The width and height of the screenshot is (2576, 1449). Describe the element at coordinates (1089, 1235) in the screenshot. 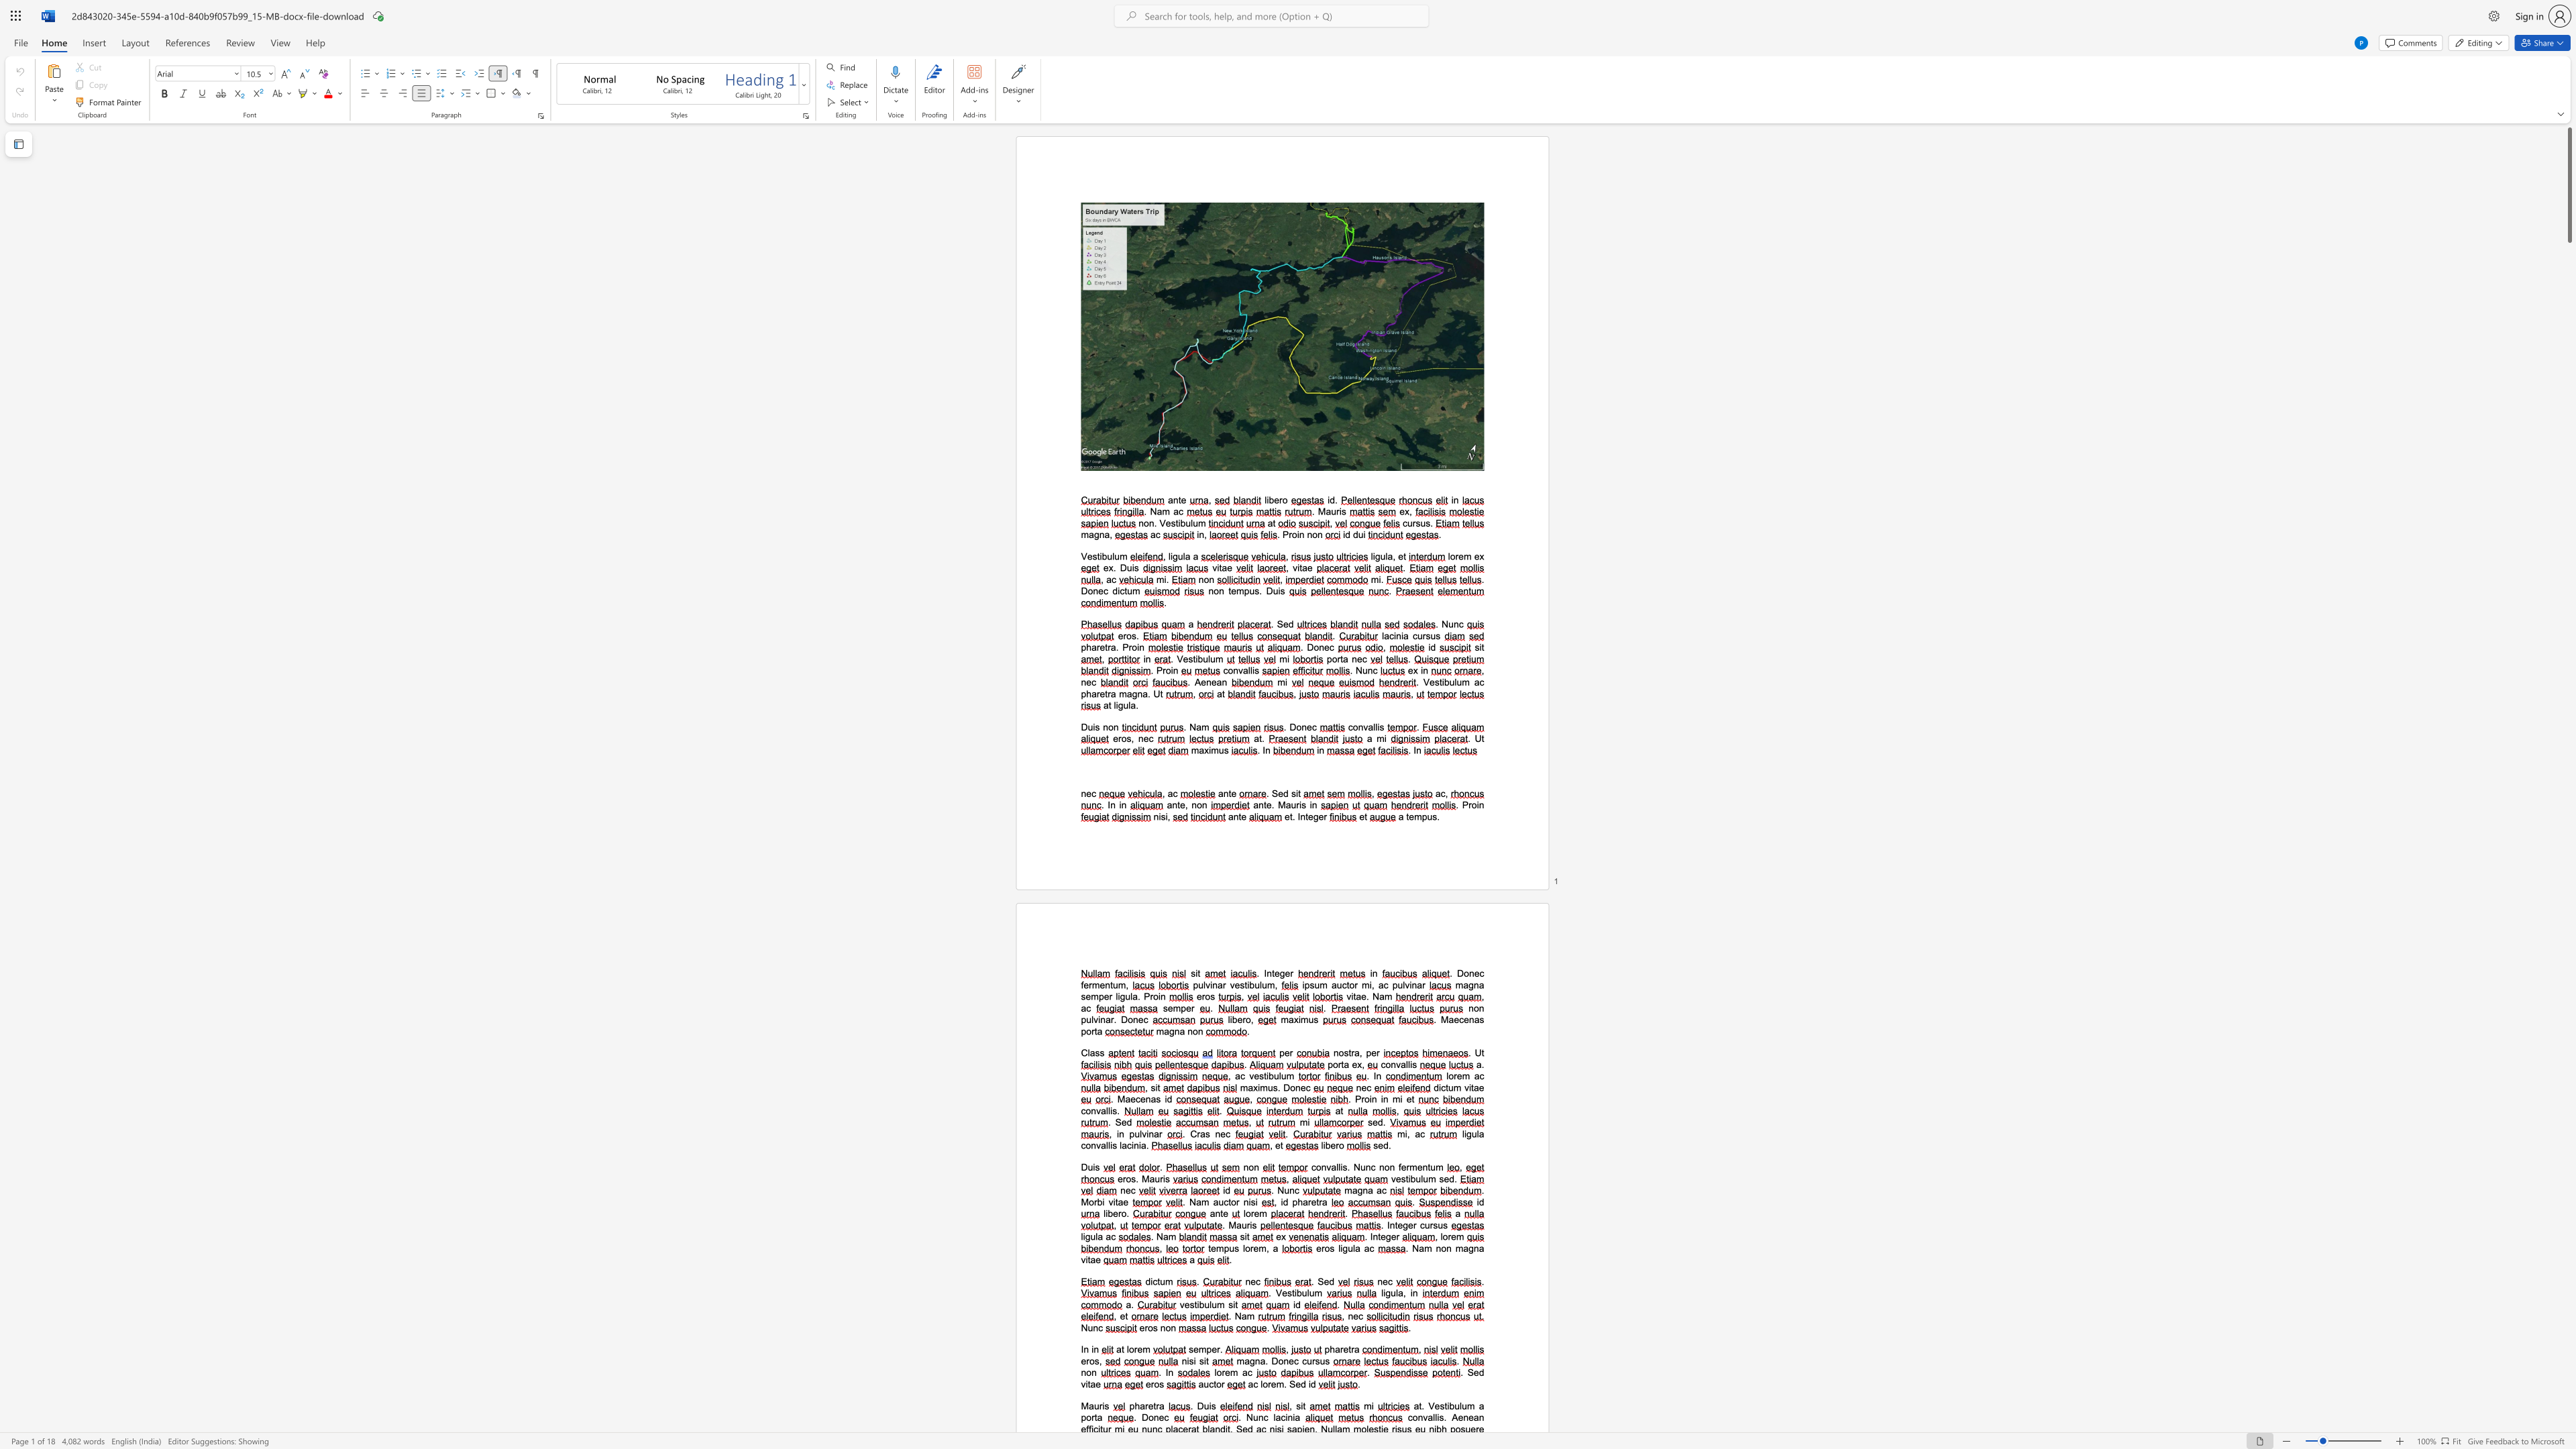

I see `the space between the continuous character "g" and "u" in the text` at that location.